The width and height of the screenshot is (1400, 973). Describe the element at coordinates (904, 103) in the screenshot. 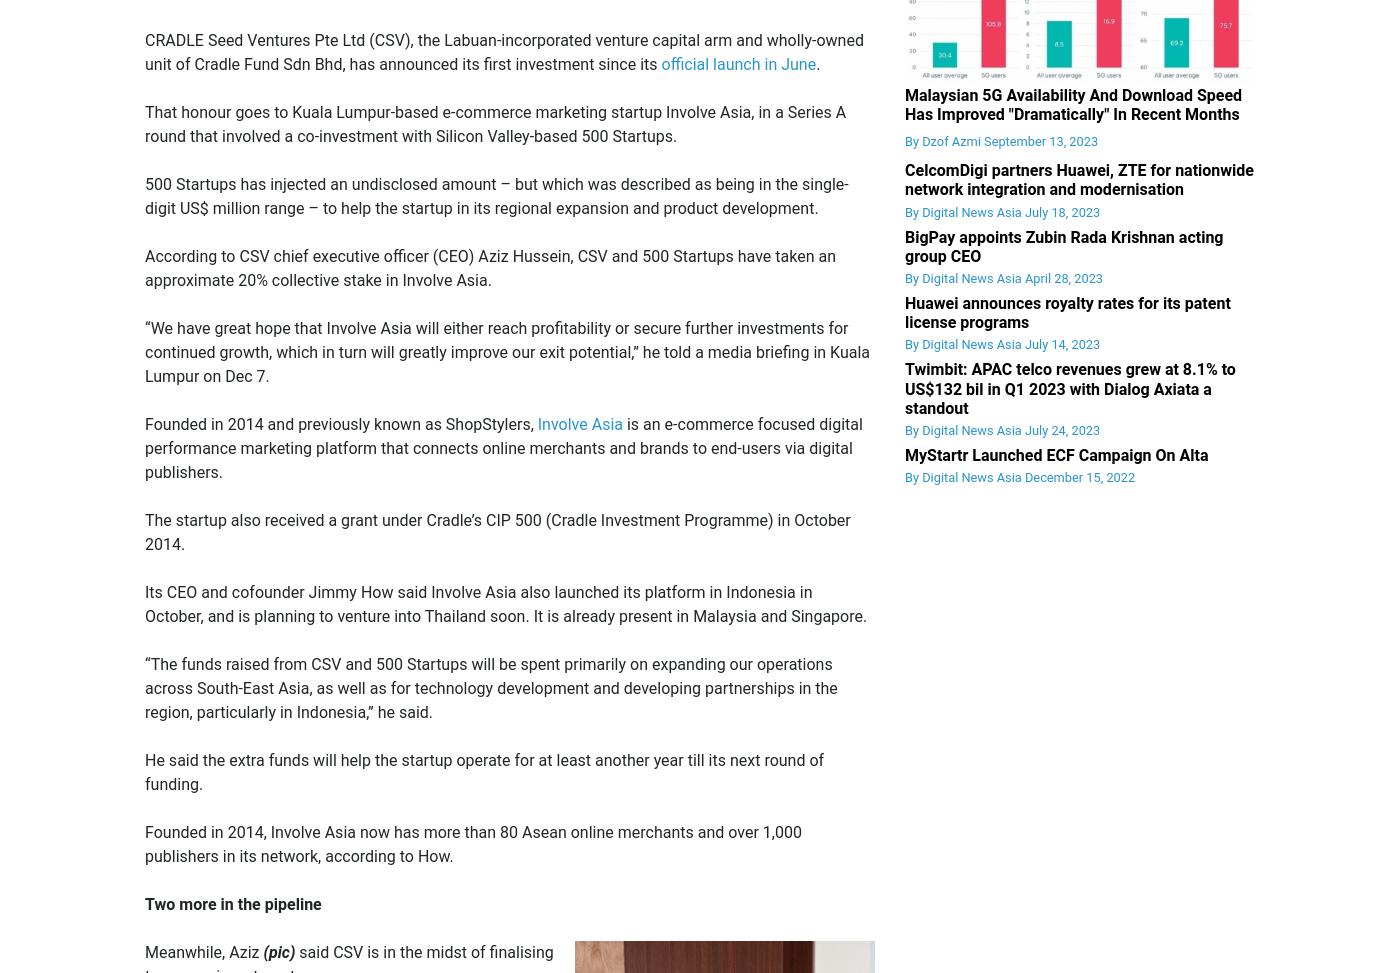

I see `'Malaysian 5G availability and download speed has improved "dramatically" in recent months'` at that location.